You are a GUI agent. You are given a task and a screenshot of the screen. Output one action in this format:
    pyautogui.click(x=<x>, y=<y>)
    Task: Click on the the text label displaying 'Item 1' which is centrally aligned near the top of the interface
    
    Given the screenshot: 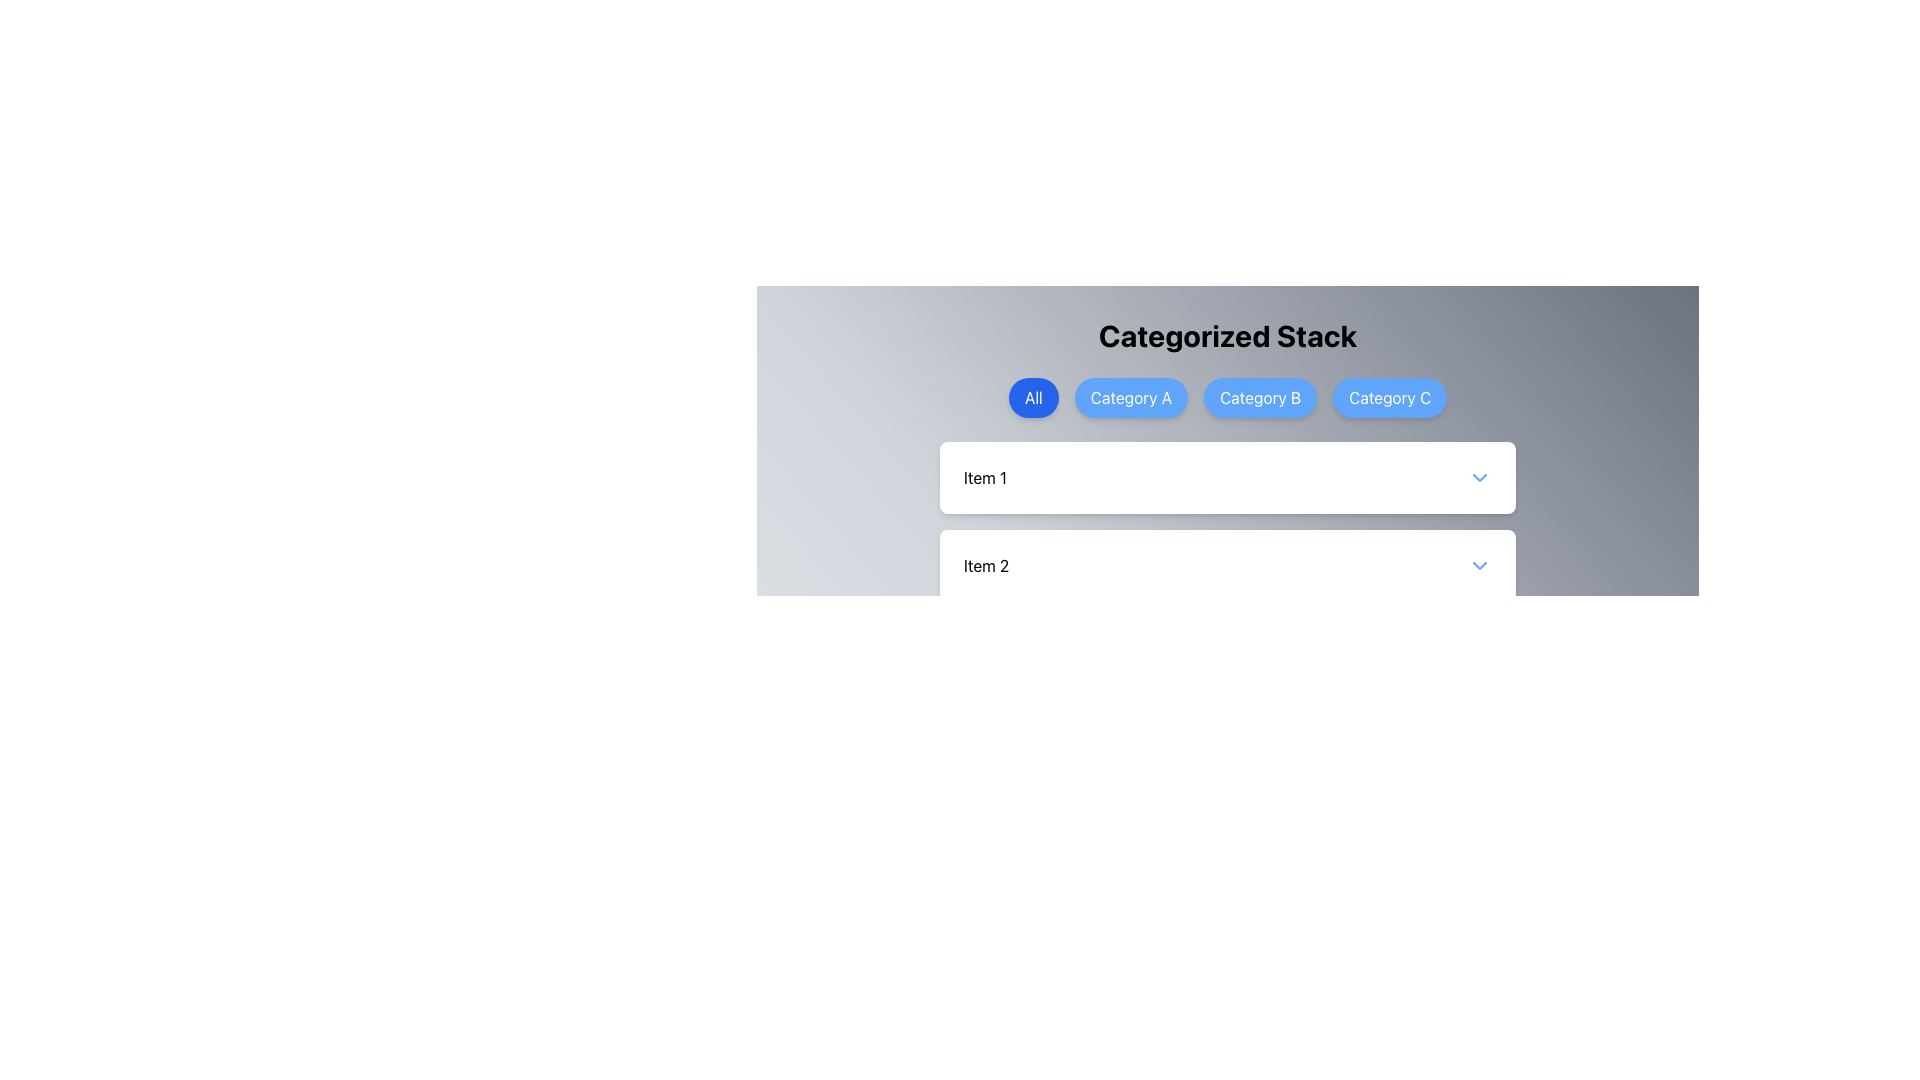 What is the action you would take?
    pyautogui.click(x=985, y=478)
    